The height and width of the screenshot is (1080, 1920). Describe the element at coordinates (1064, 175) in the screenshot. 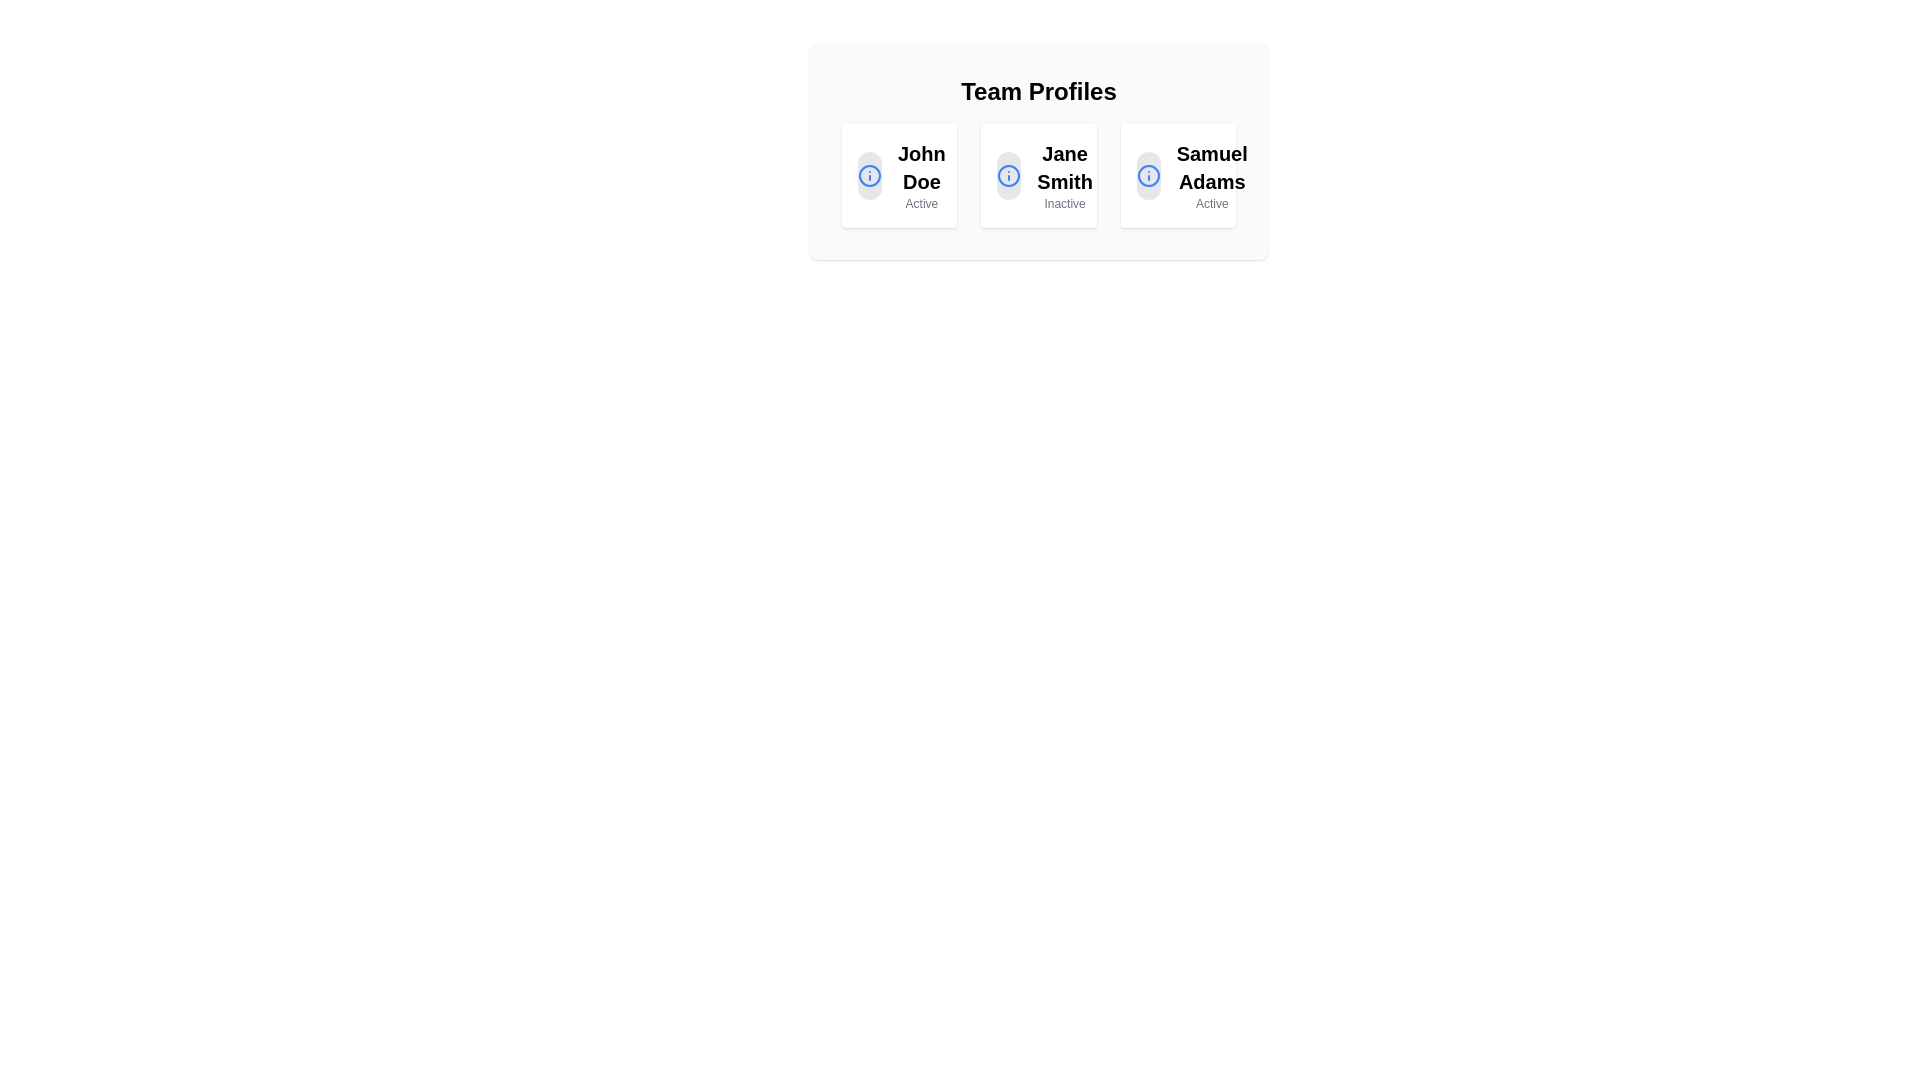

I see `the label displaying the name 'Jane Smith' in bold font, located in the second card under 'Team Profiles'` at that location.